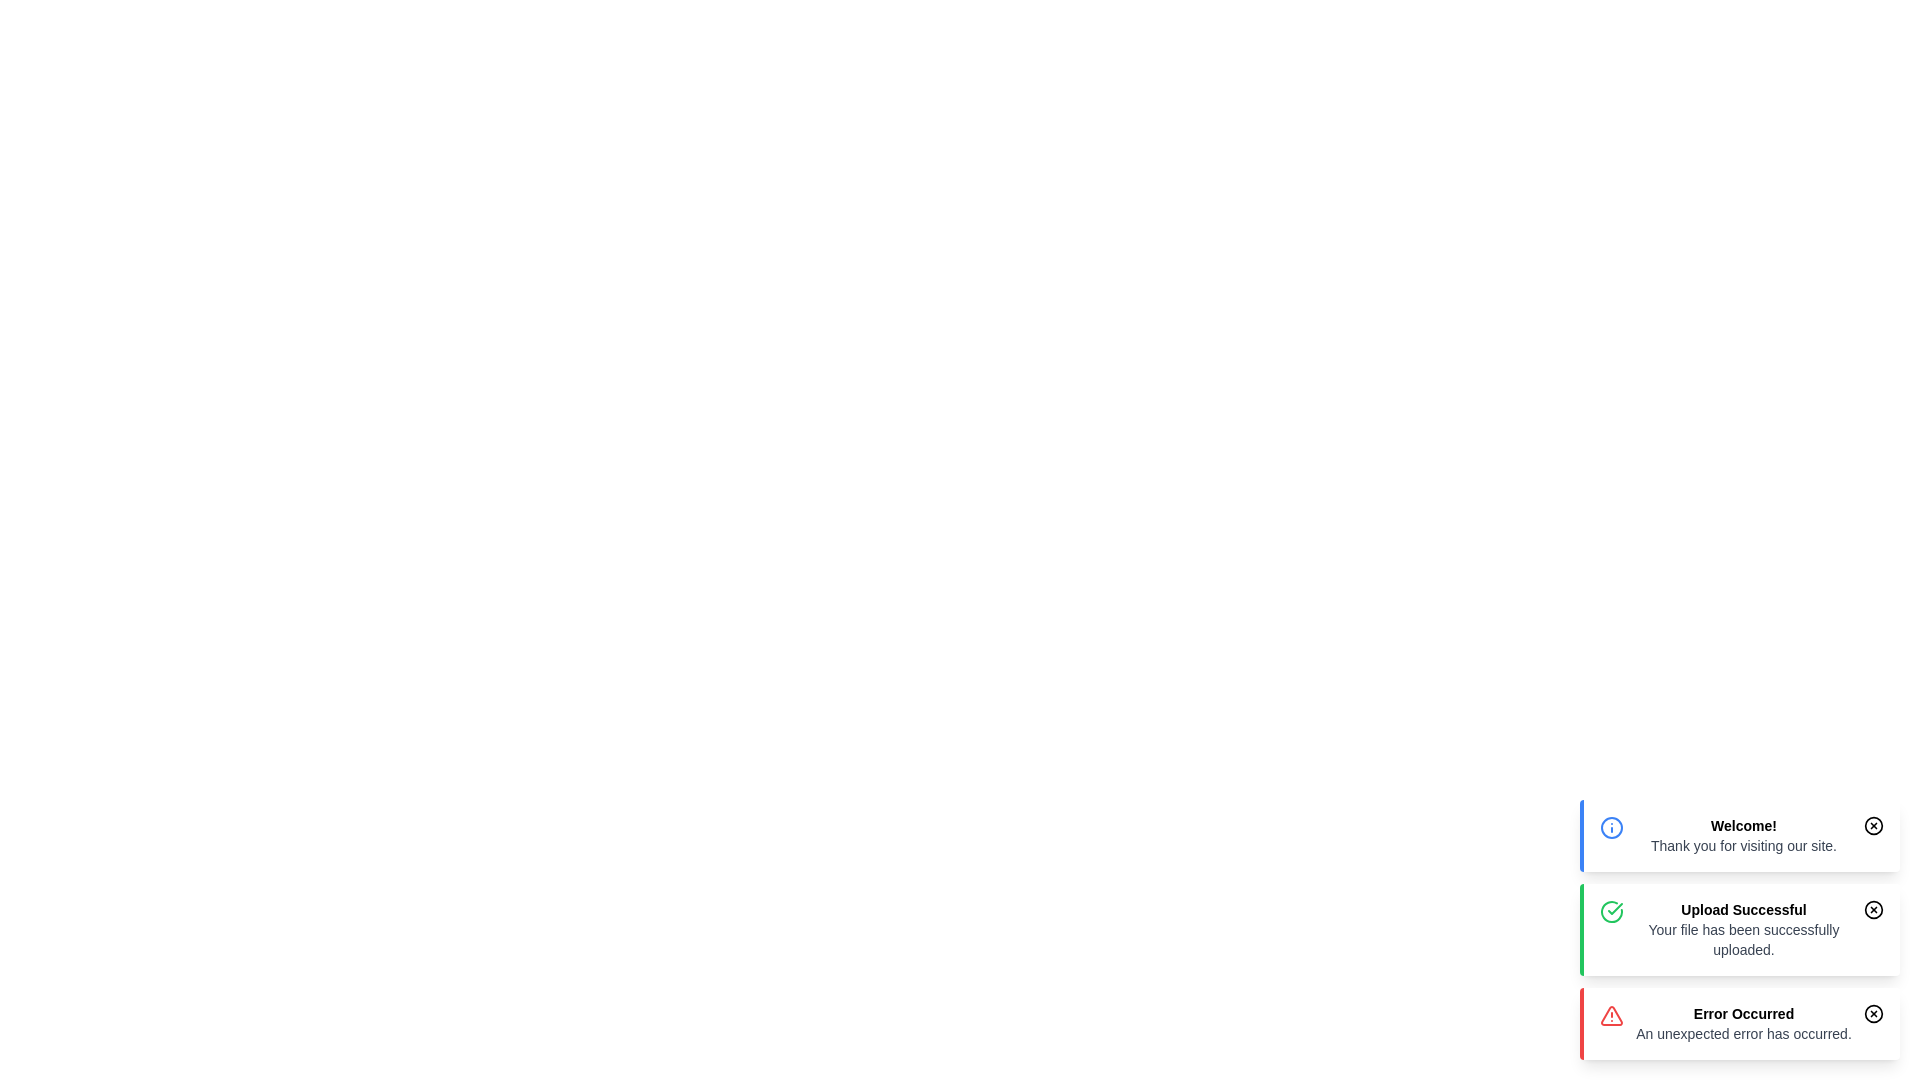  What do you see at coordinates (1872, 1014) in the screenshot?
I see `the third interactive icon located at the top-right corner of the 'Error Occurred' notification message` at bounding box center [1872, 1014].